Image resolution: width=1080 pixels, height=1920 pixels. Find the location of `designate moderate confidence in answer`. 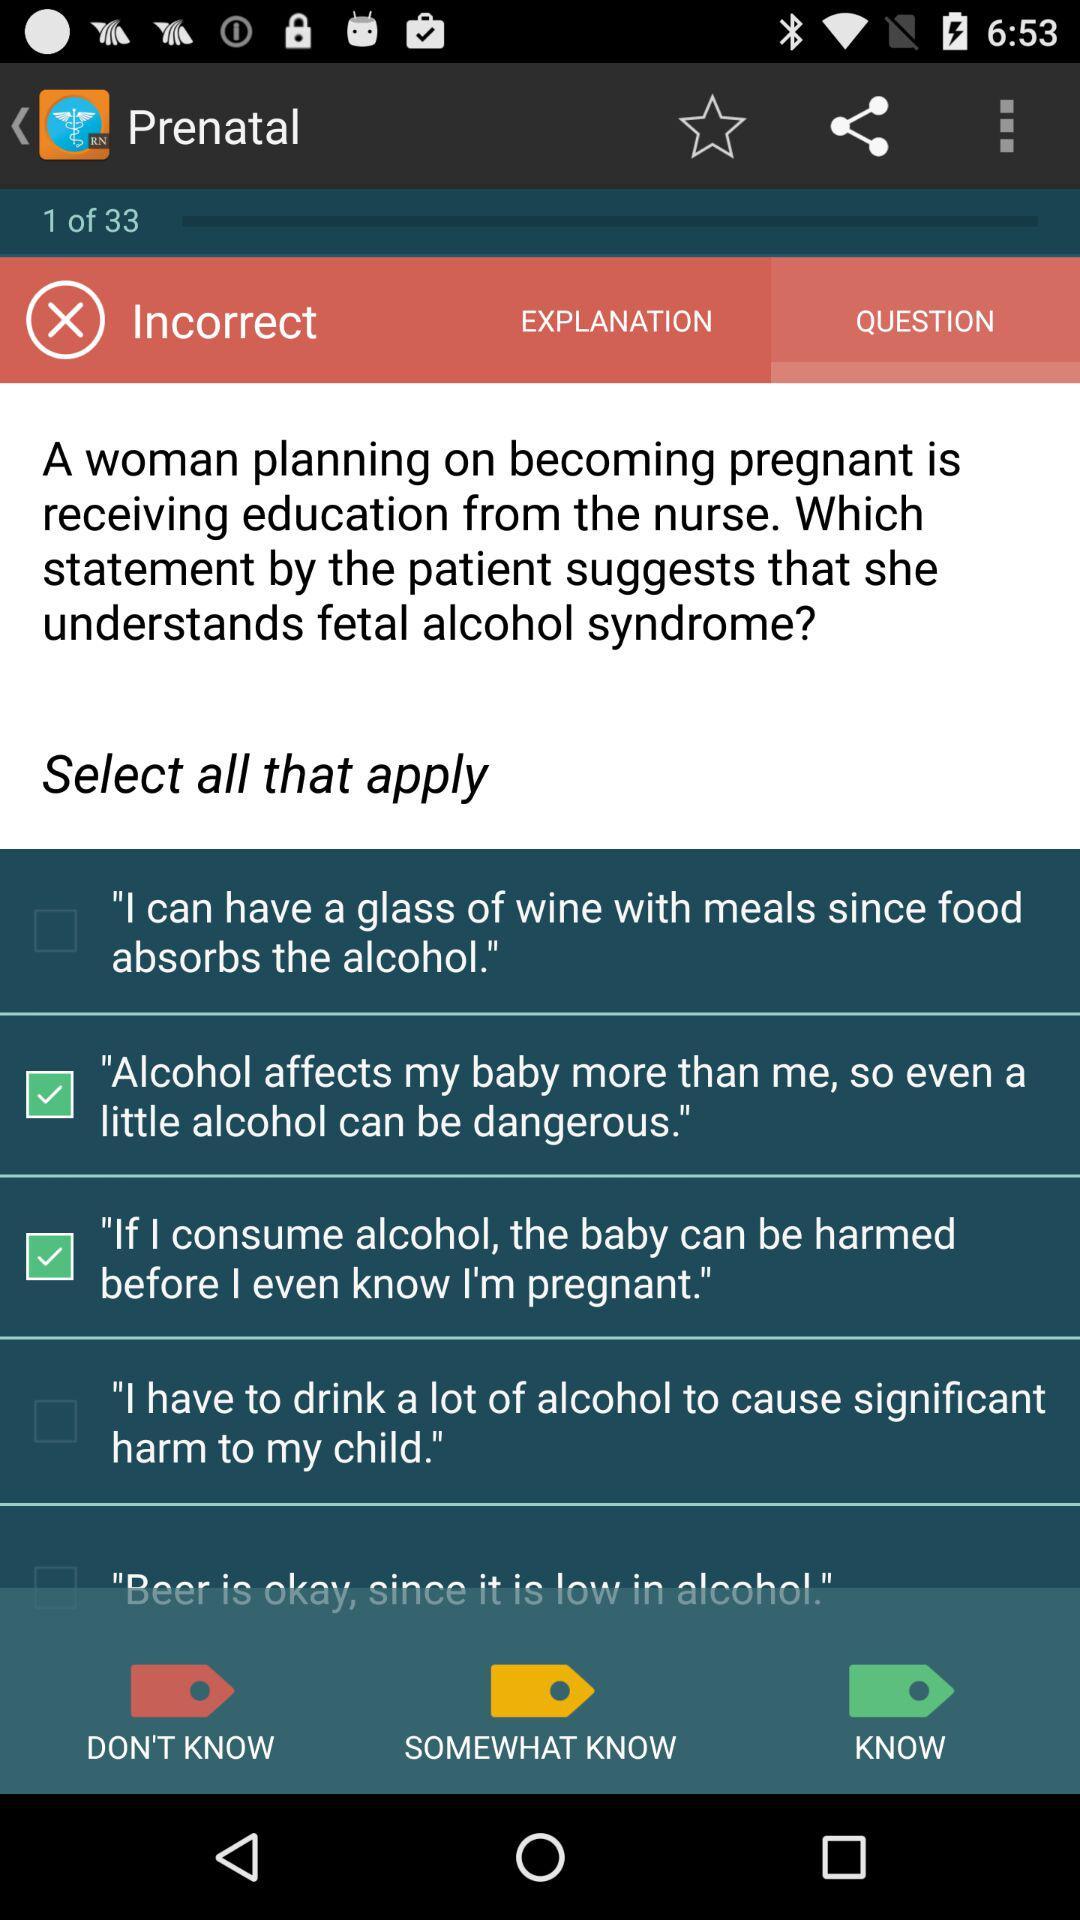

designate moderate confidence in answer is located at coordinates (540, 1689).